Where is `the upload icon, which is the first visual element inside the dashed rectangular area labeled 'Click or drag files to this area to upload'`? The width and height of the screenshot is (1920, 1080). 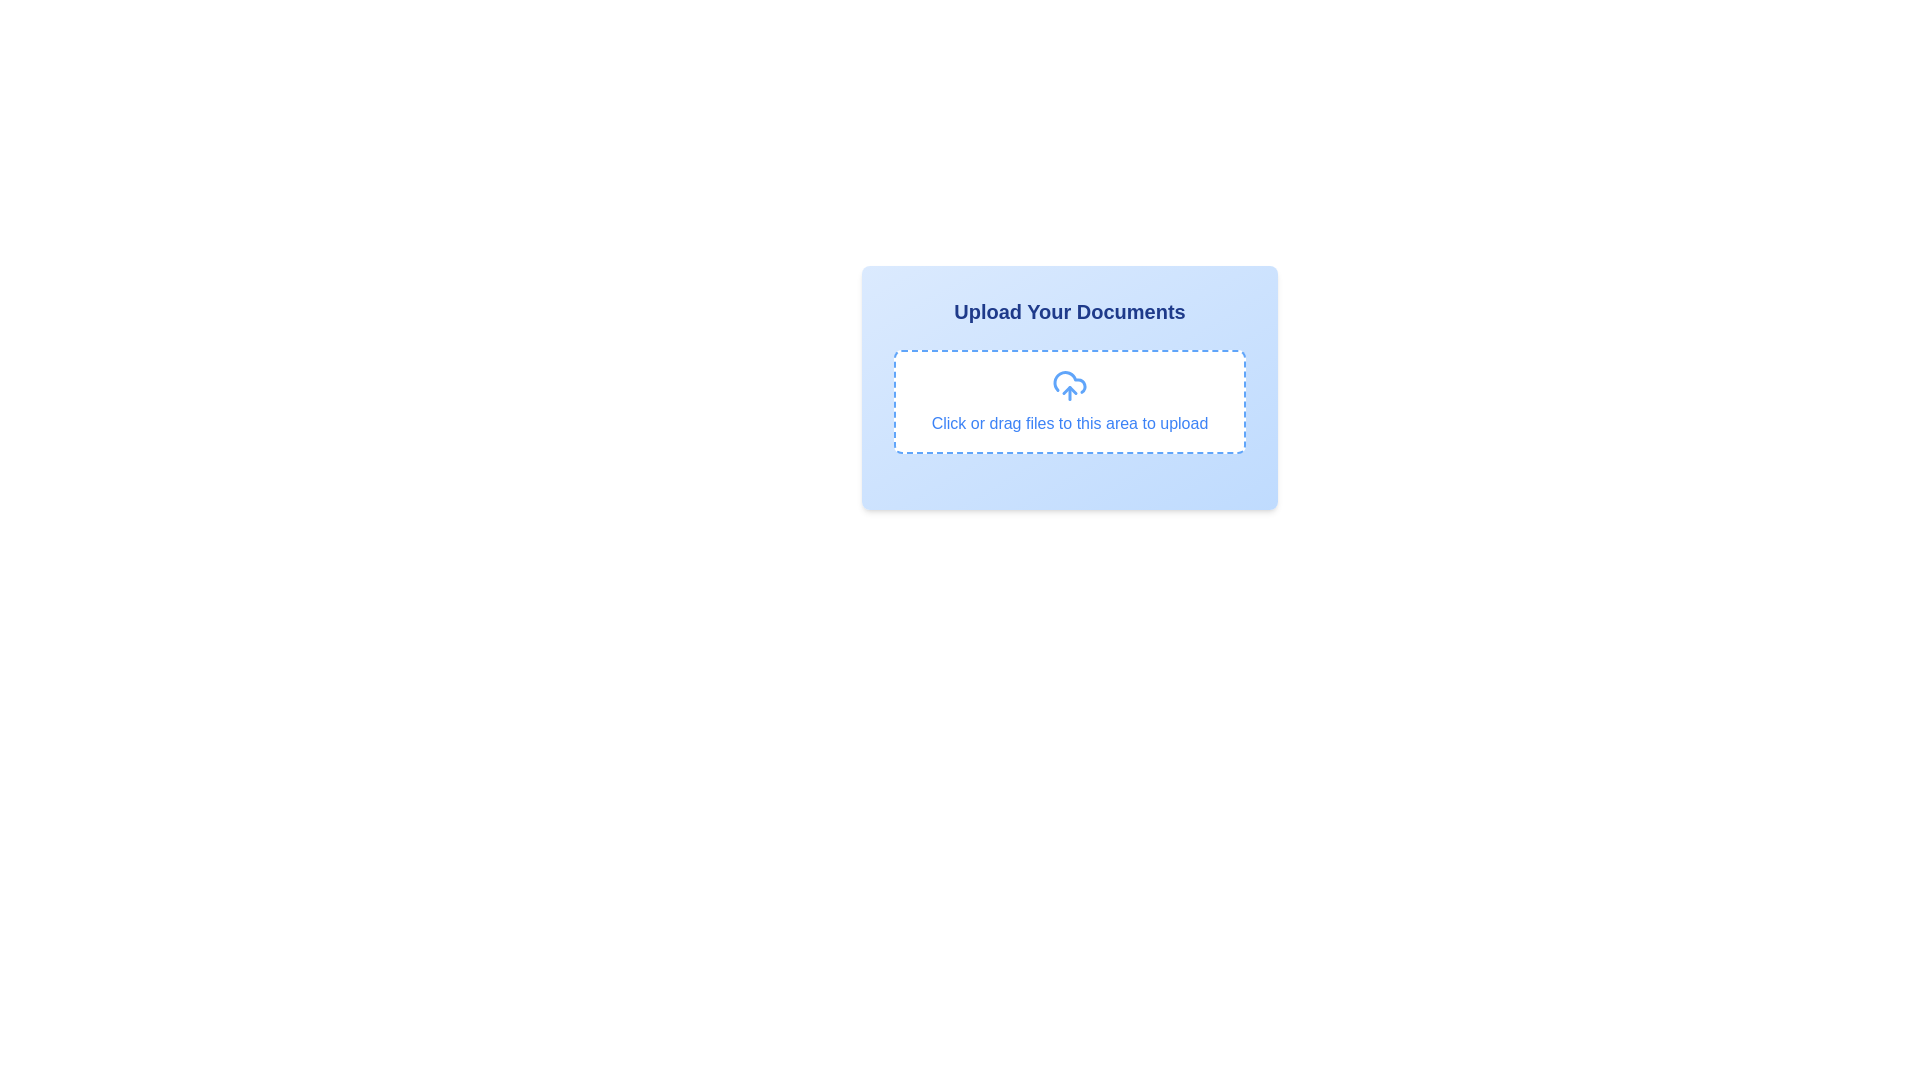 the upload icon, which is the first visual element inside the dashed rectangular area labeled 'Click or drag files to this area to upload' is located at coordinates (1069, 385).